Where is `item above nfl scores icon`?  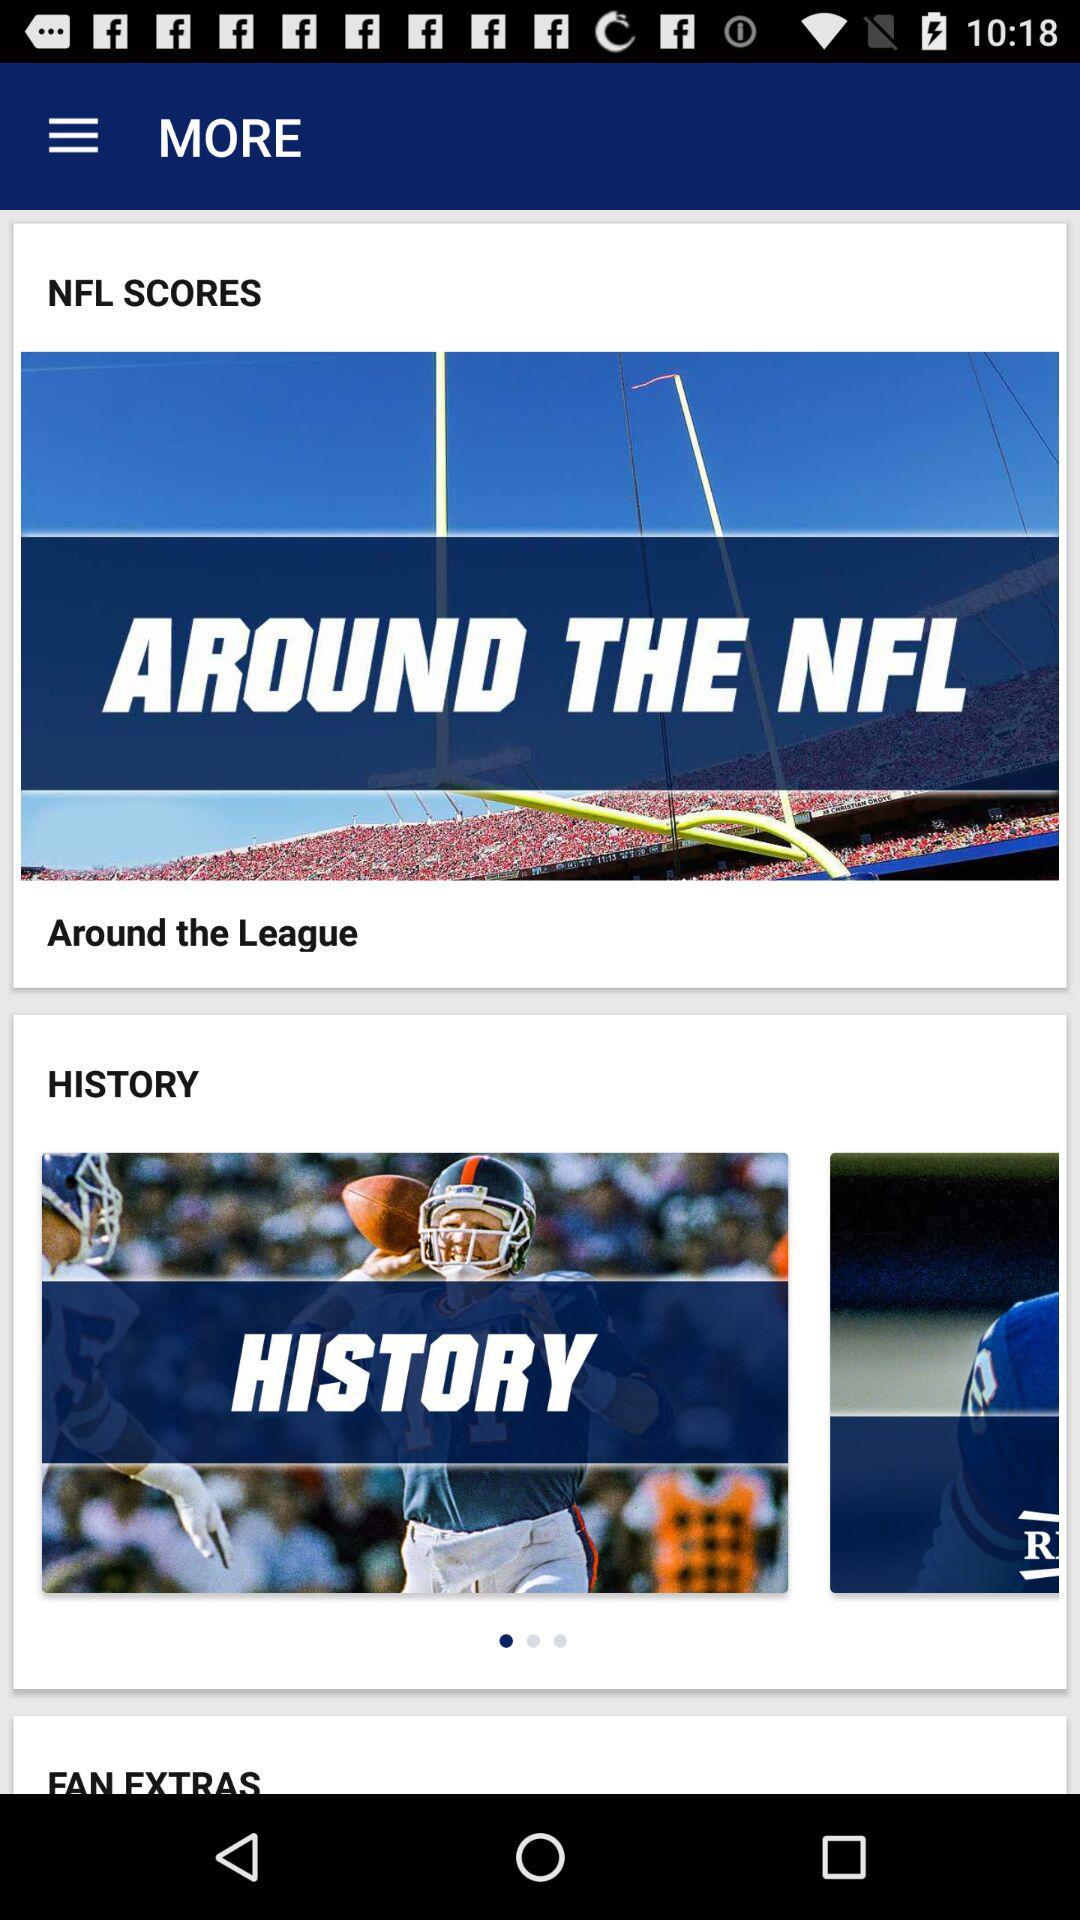
item above nfl scores icon is located at coordinates (72, 135).